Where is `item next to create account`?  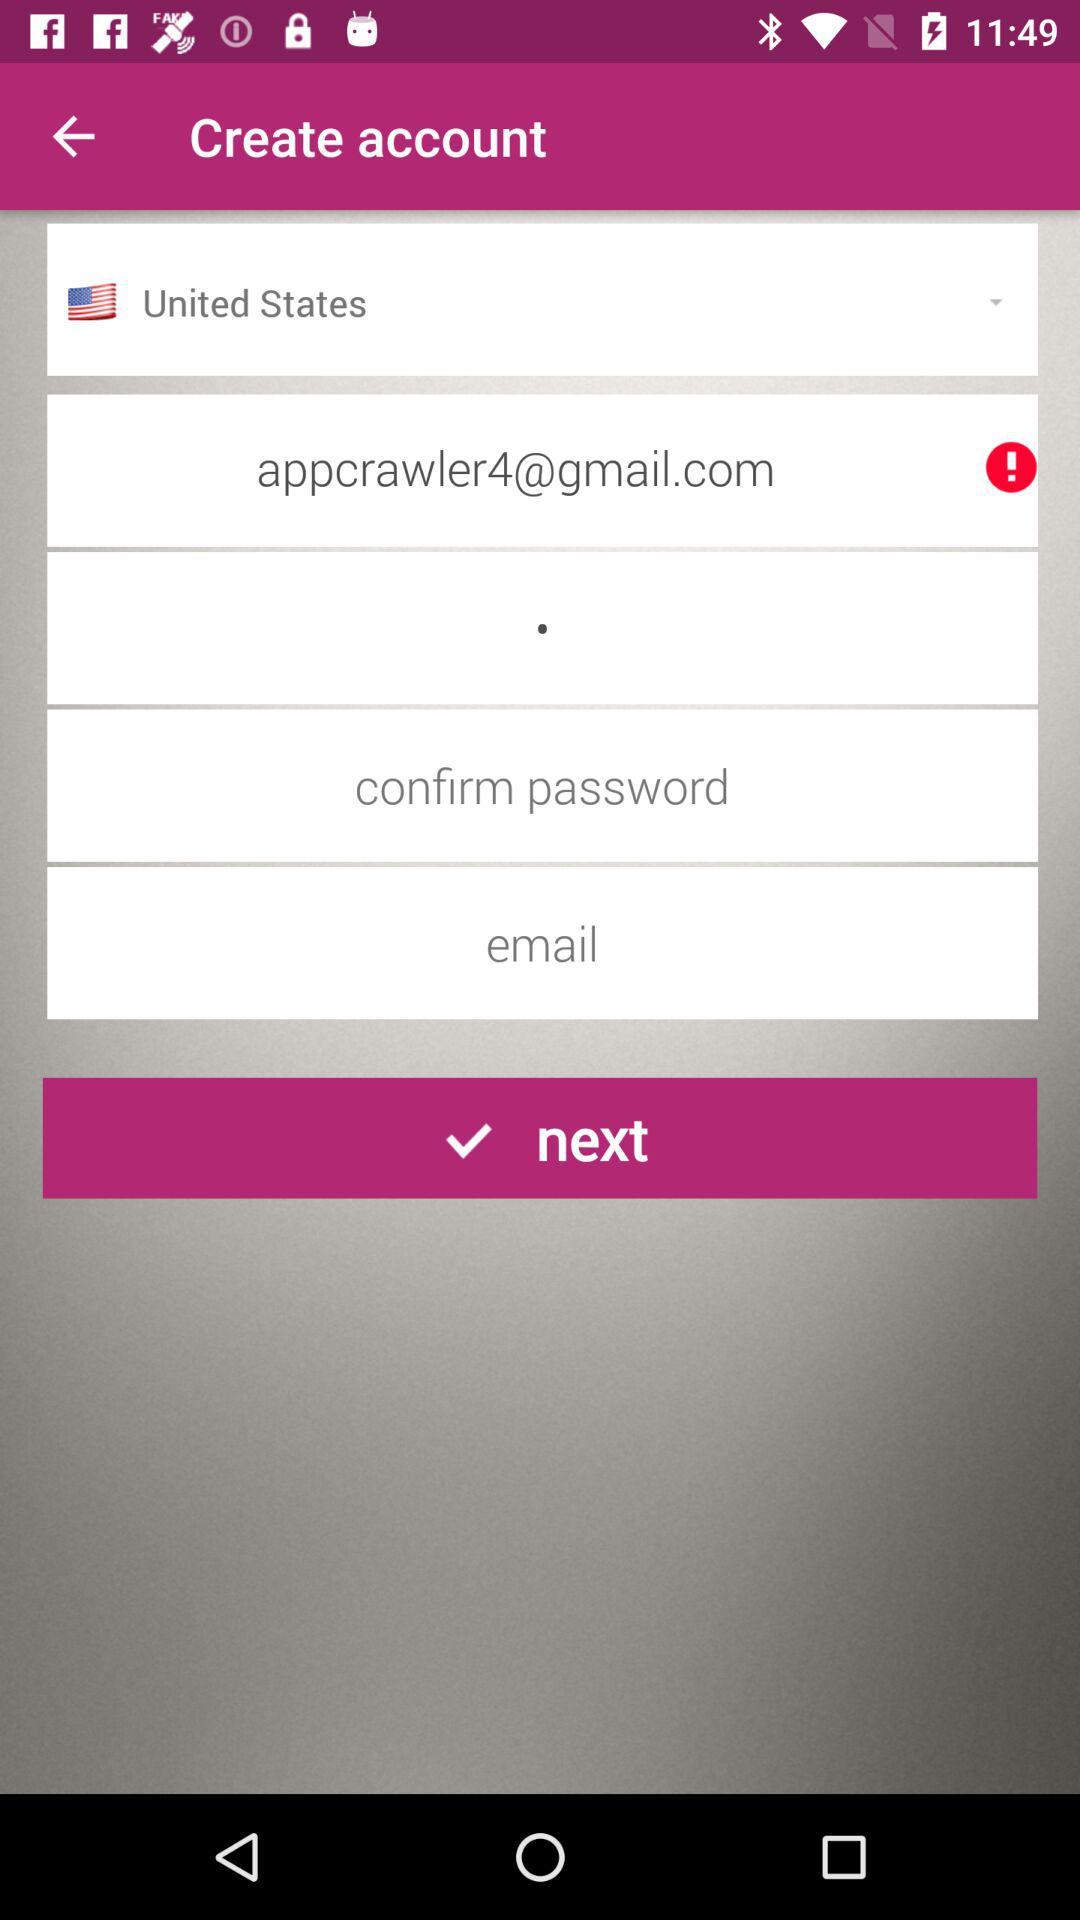 item next to create account is located at coordinates (72, 135).